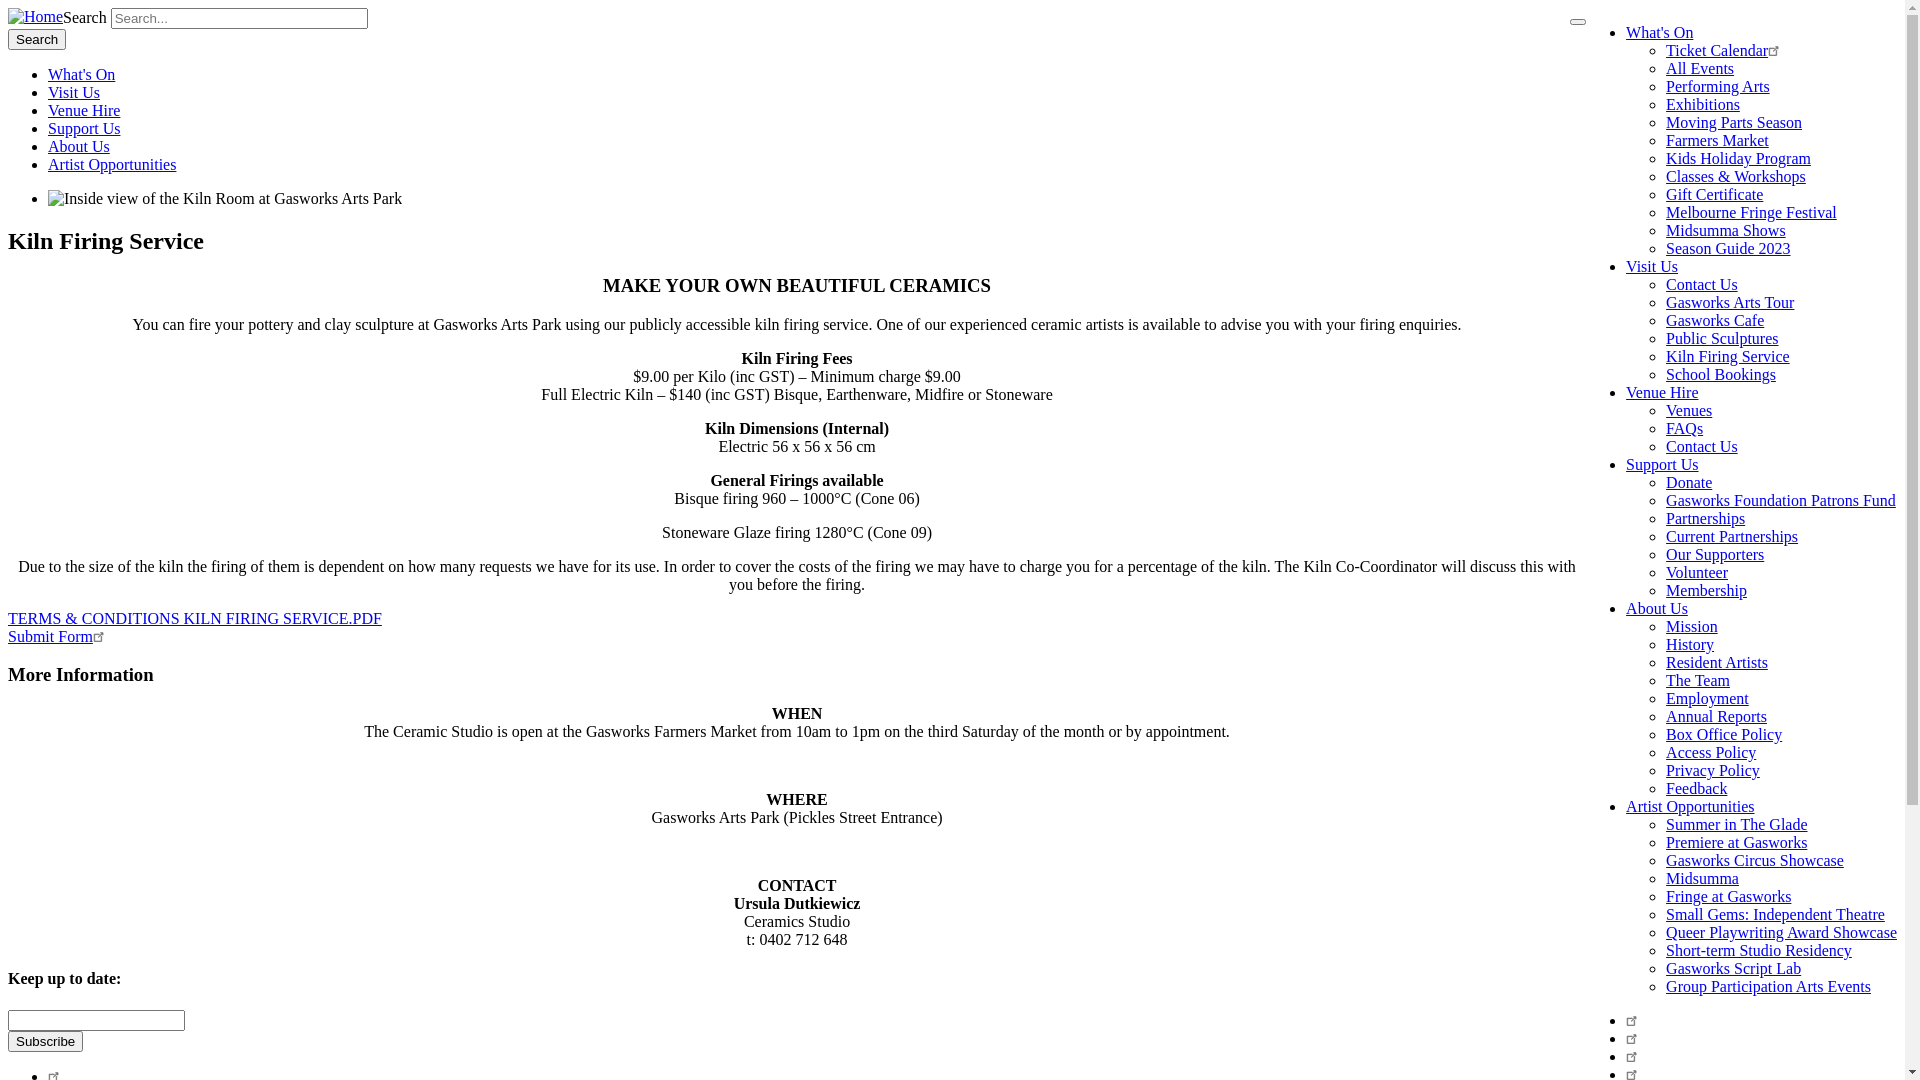  I want to click on 'Current Partnerships', so click(1731, 535).